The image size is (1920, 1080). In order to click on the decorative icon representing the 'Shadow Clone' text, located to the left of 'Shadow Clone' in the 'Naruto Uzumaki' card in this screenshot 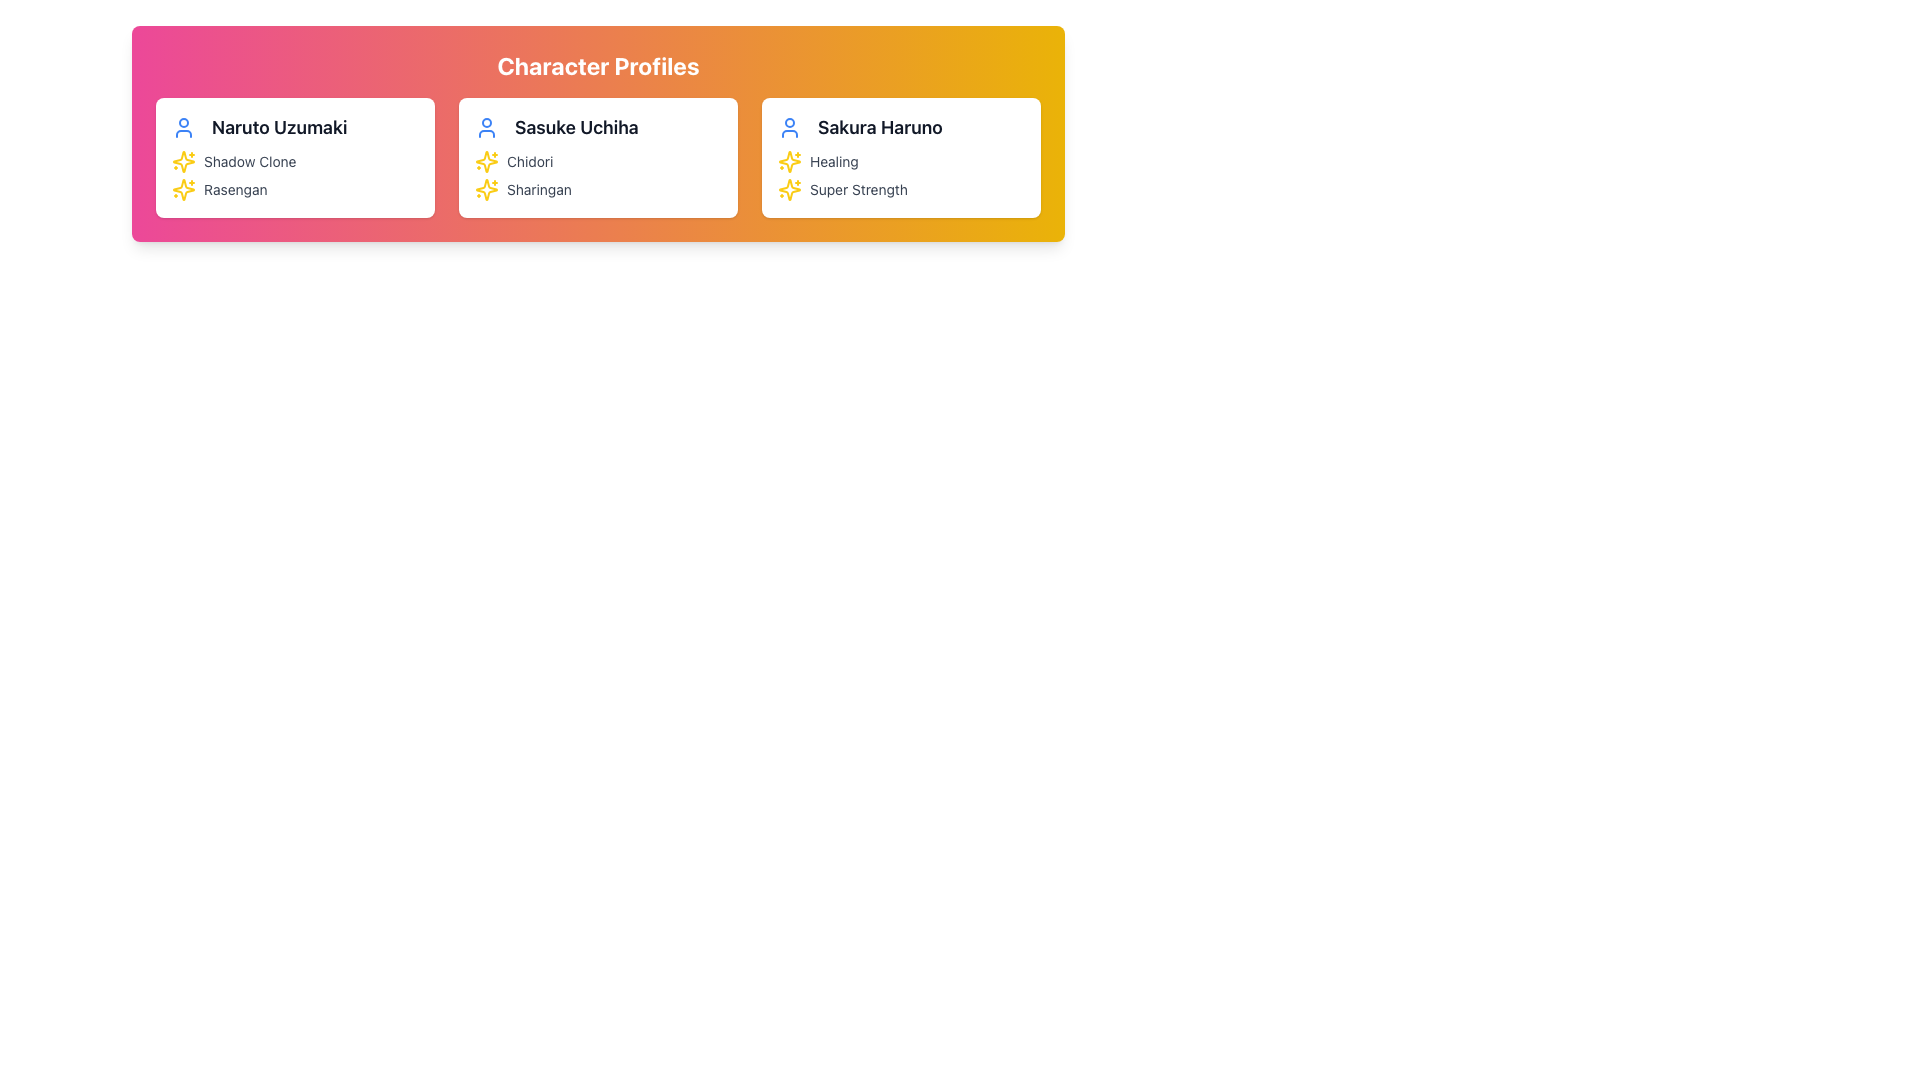, I will do `click(183, 161)`.